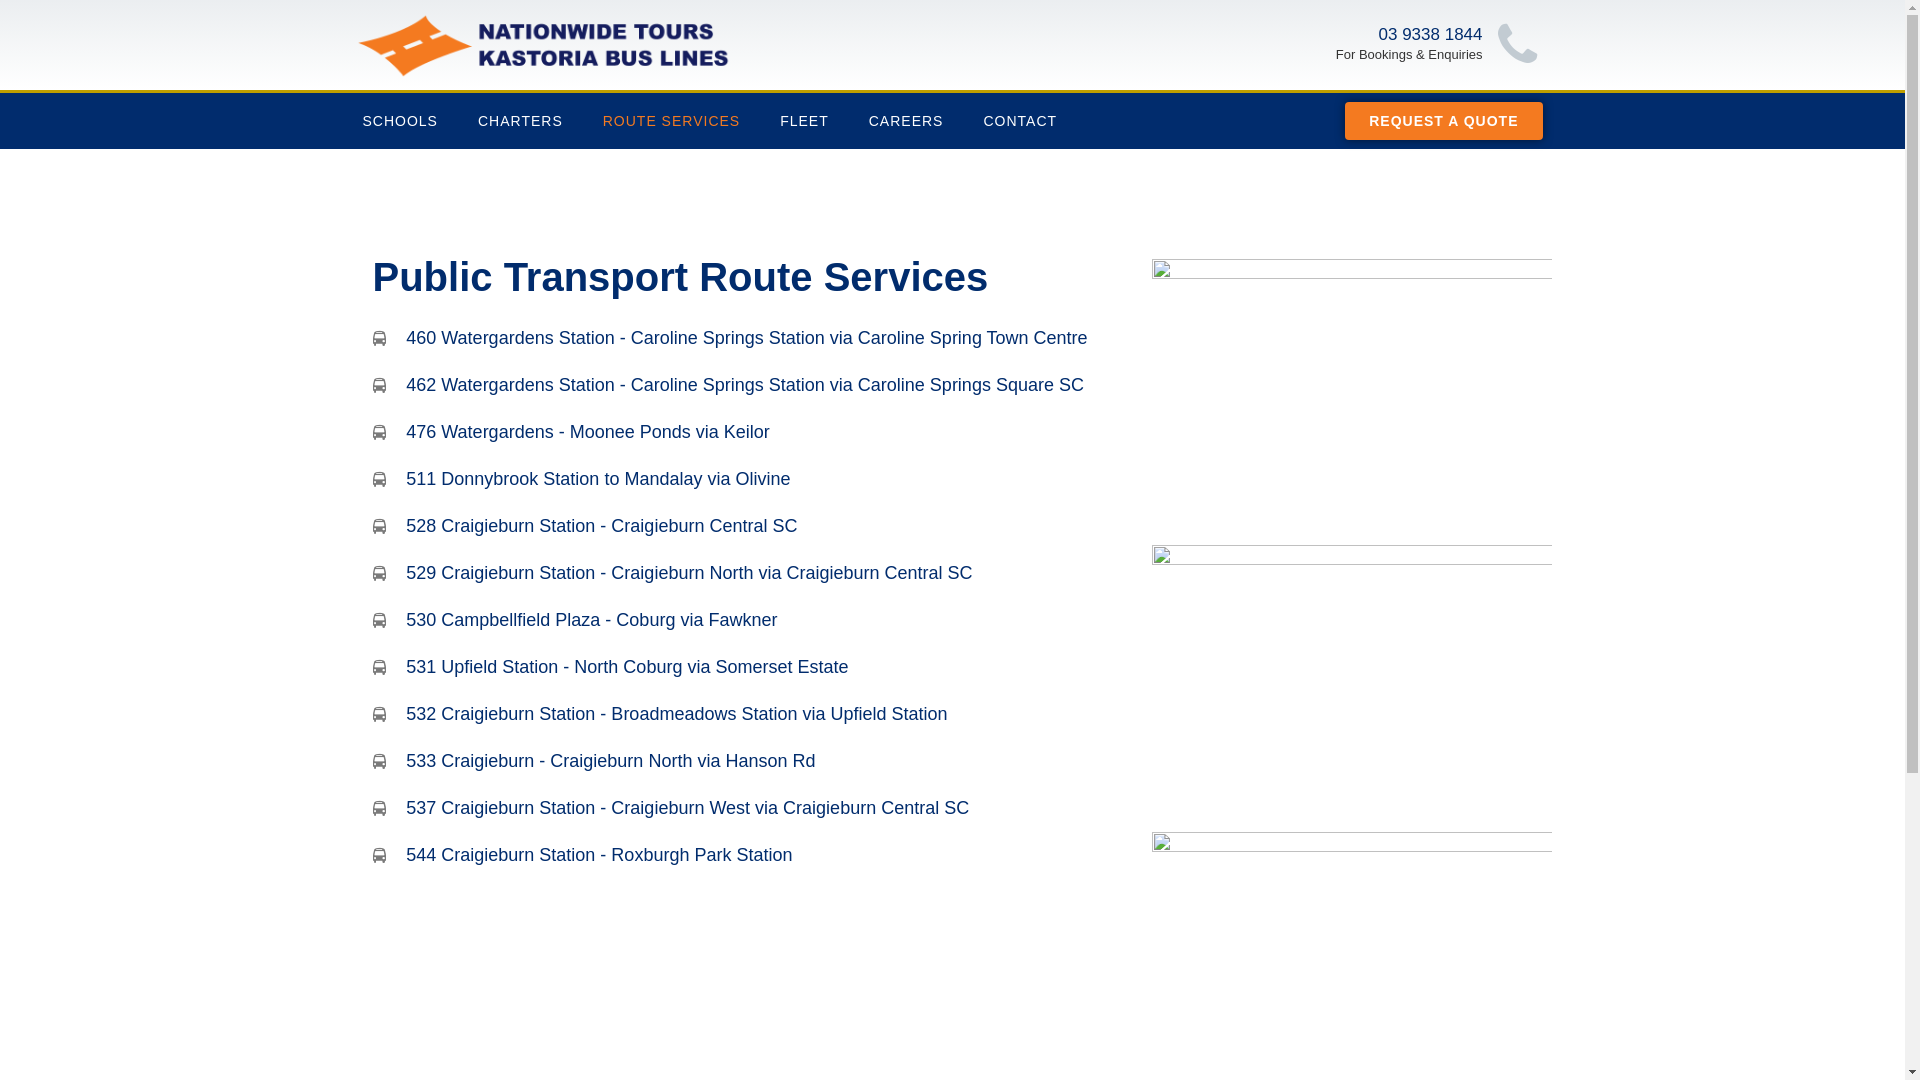 Image resolution: width=1920 pixels, height=1080 pixels. I want to click on 'CONTACT', so click(1019, 120).